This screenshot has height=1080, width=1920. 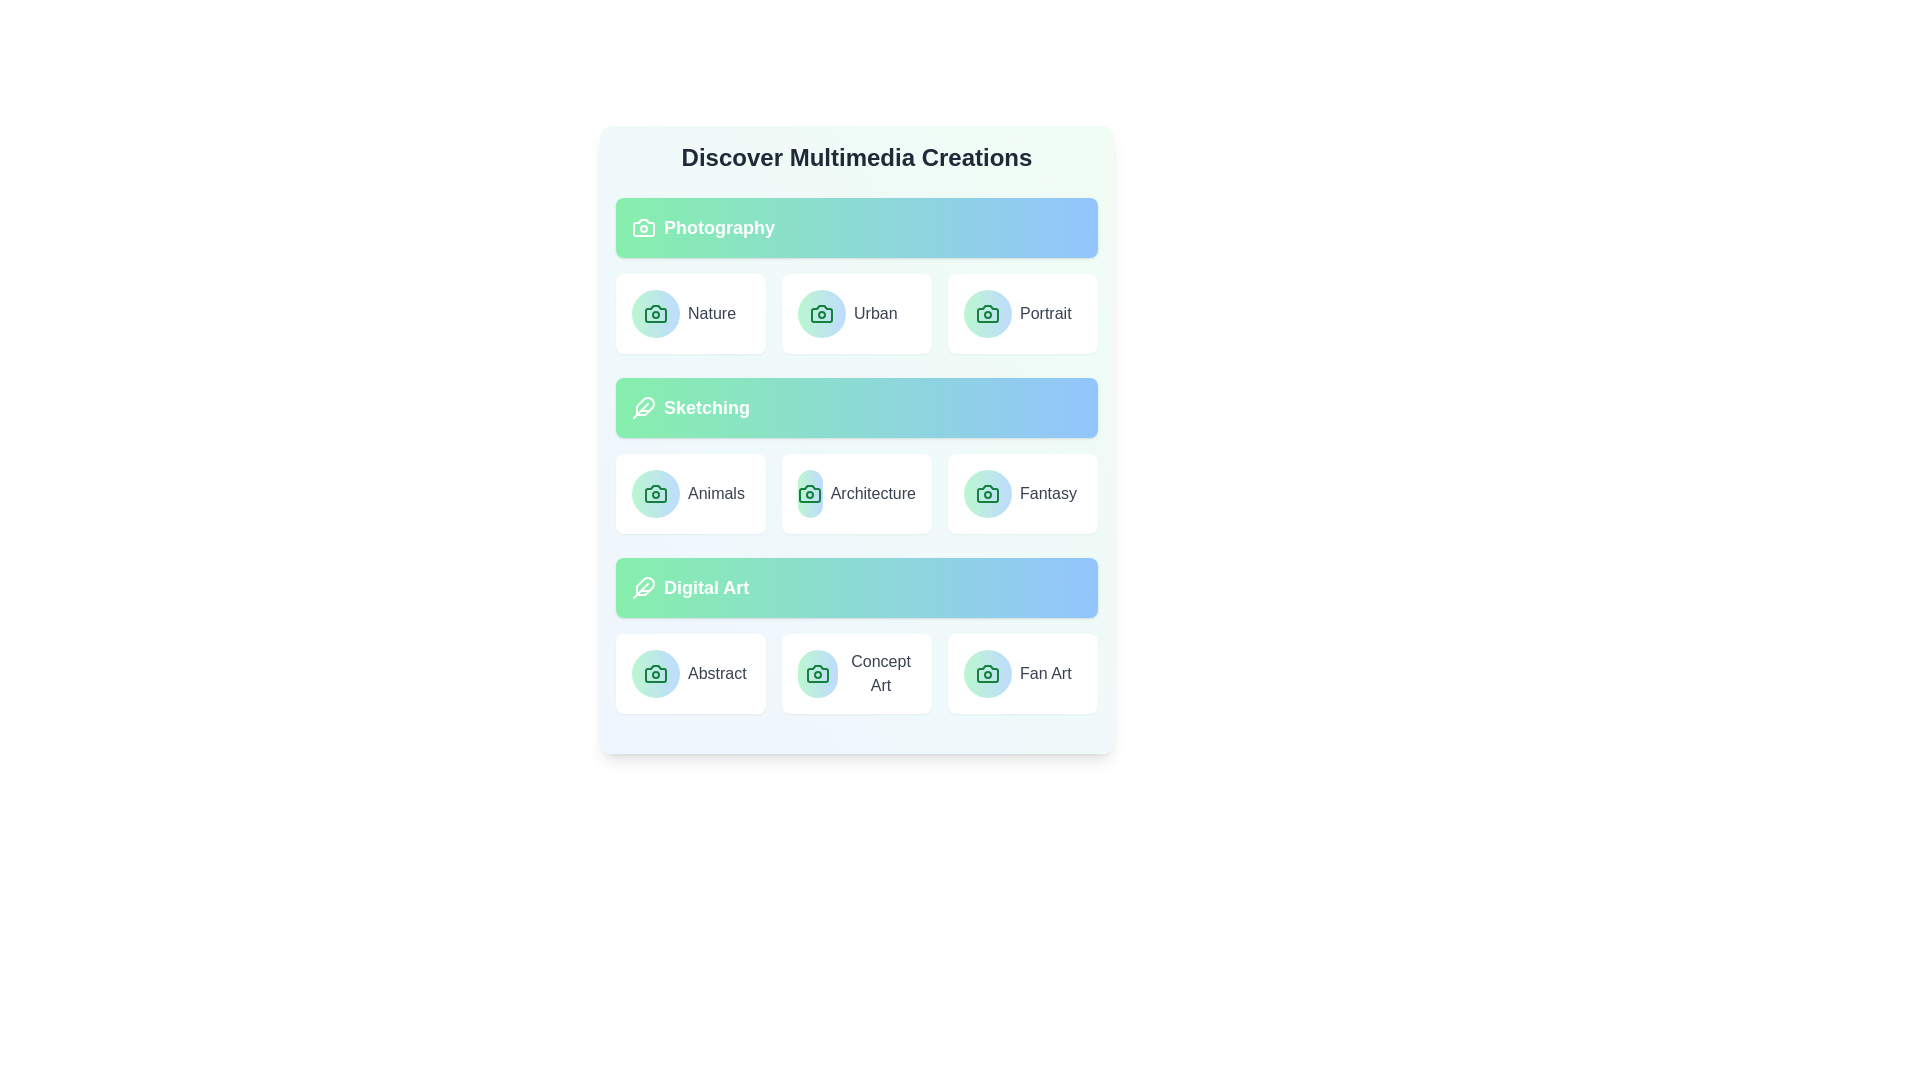 What do you see at coordinates (857, 407) in the screenshot?
I see `the category header Sketching to focus on its contents` at bounding box center [857, 407].